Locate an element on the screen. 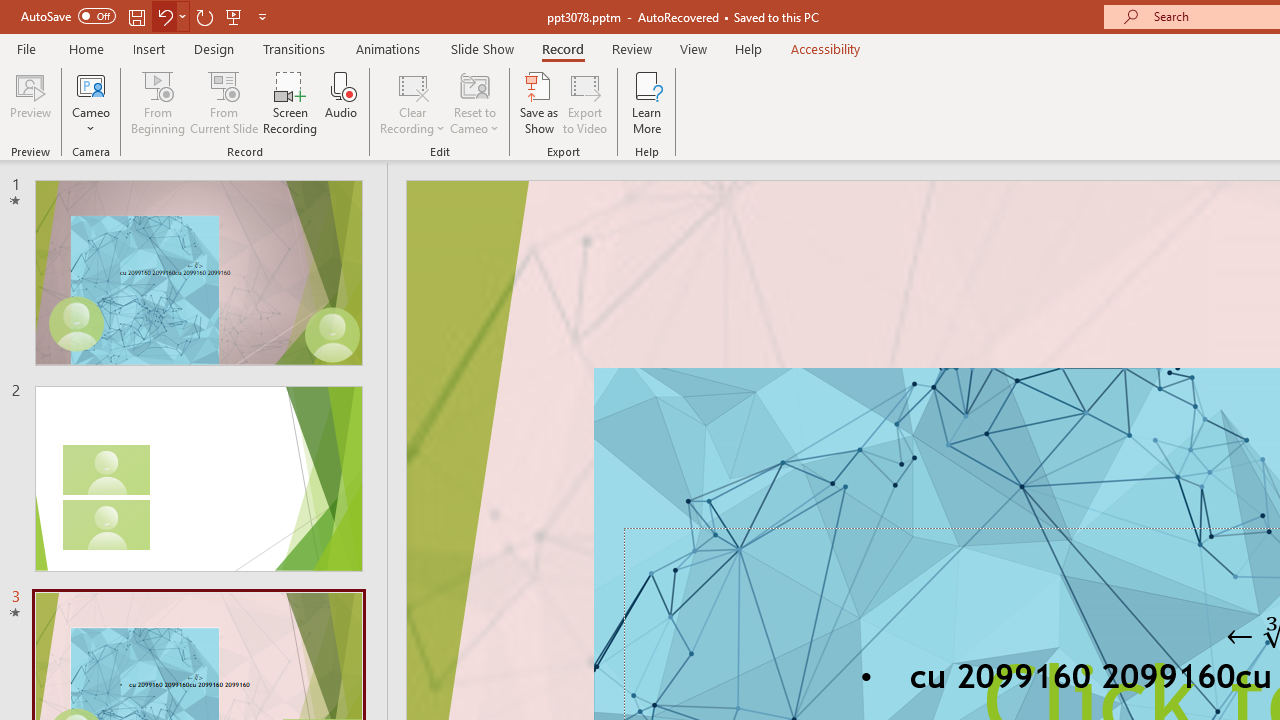 The width and height of the screenshot is (1280, 720). 'From Current Slide...' is located at coordinates (224, 103).